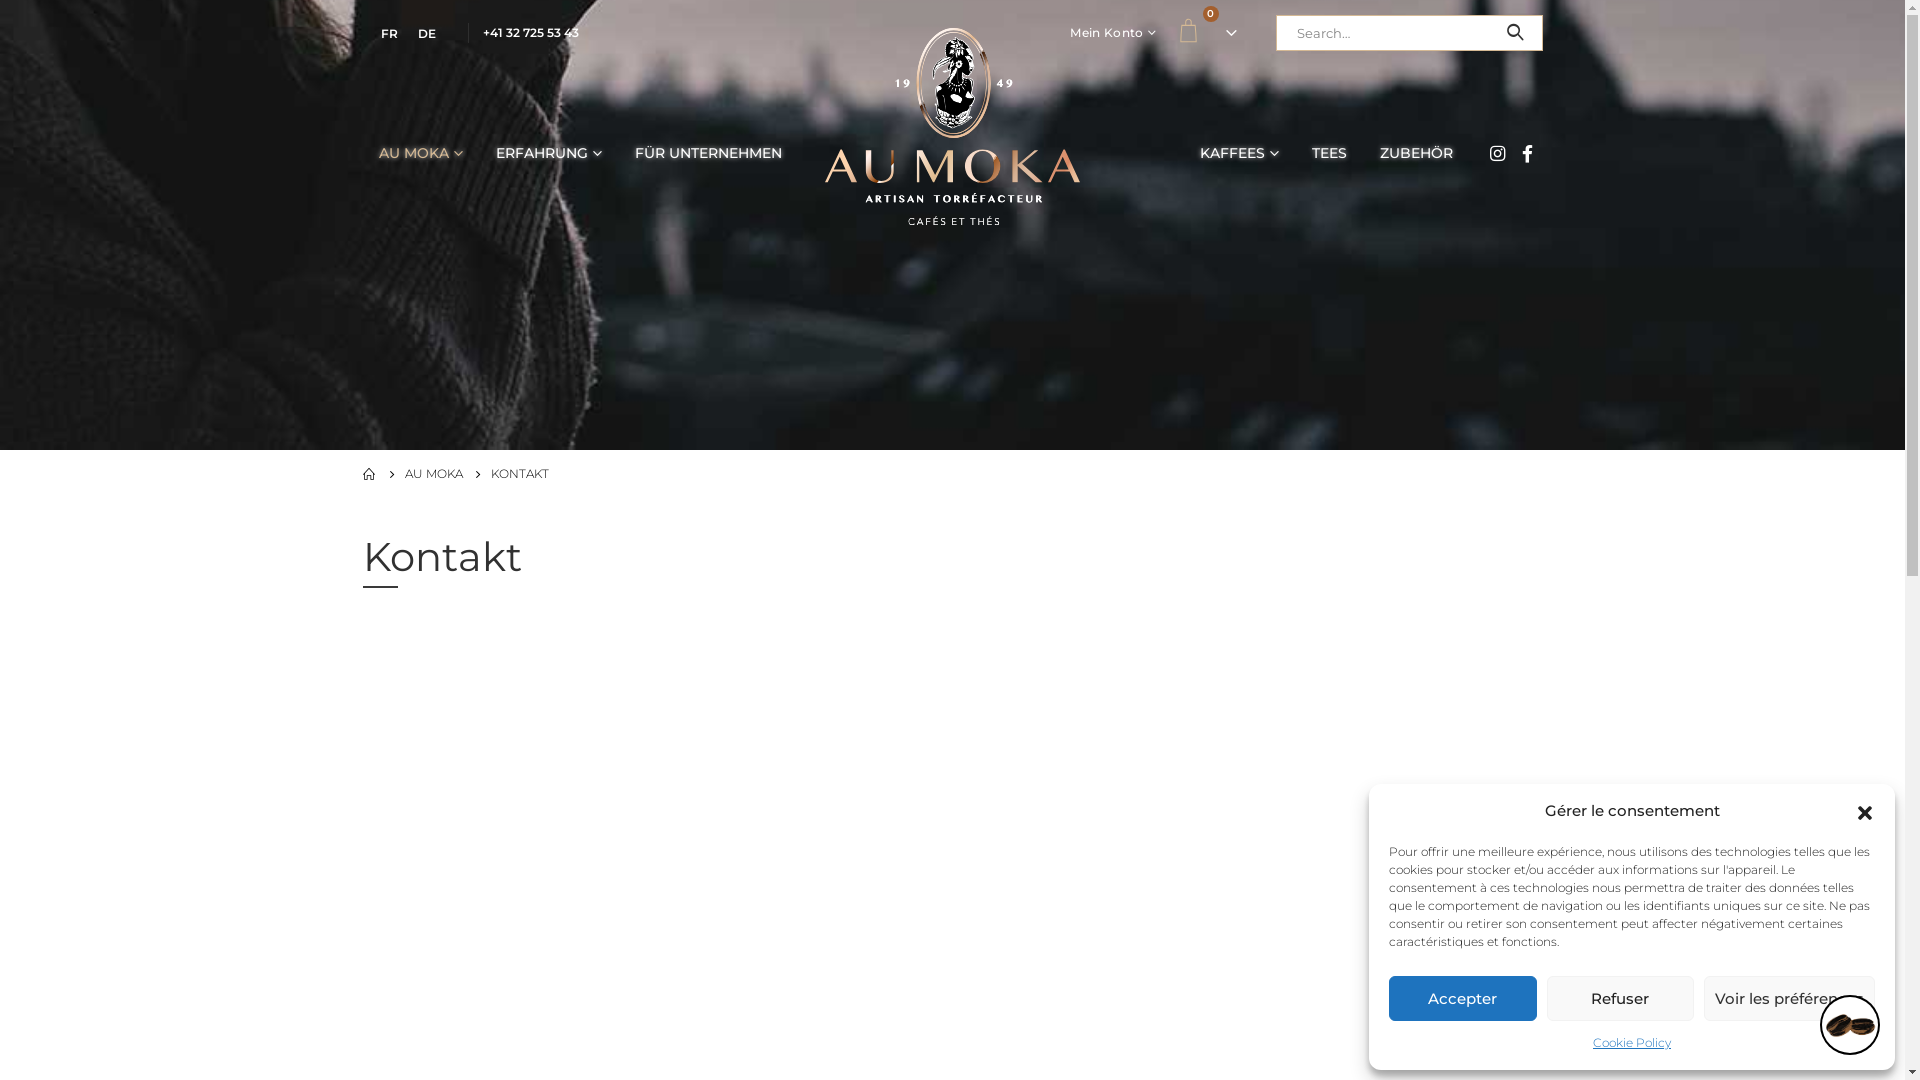  I want to click on 'ERFAHRUNG', so click(548, 152).